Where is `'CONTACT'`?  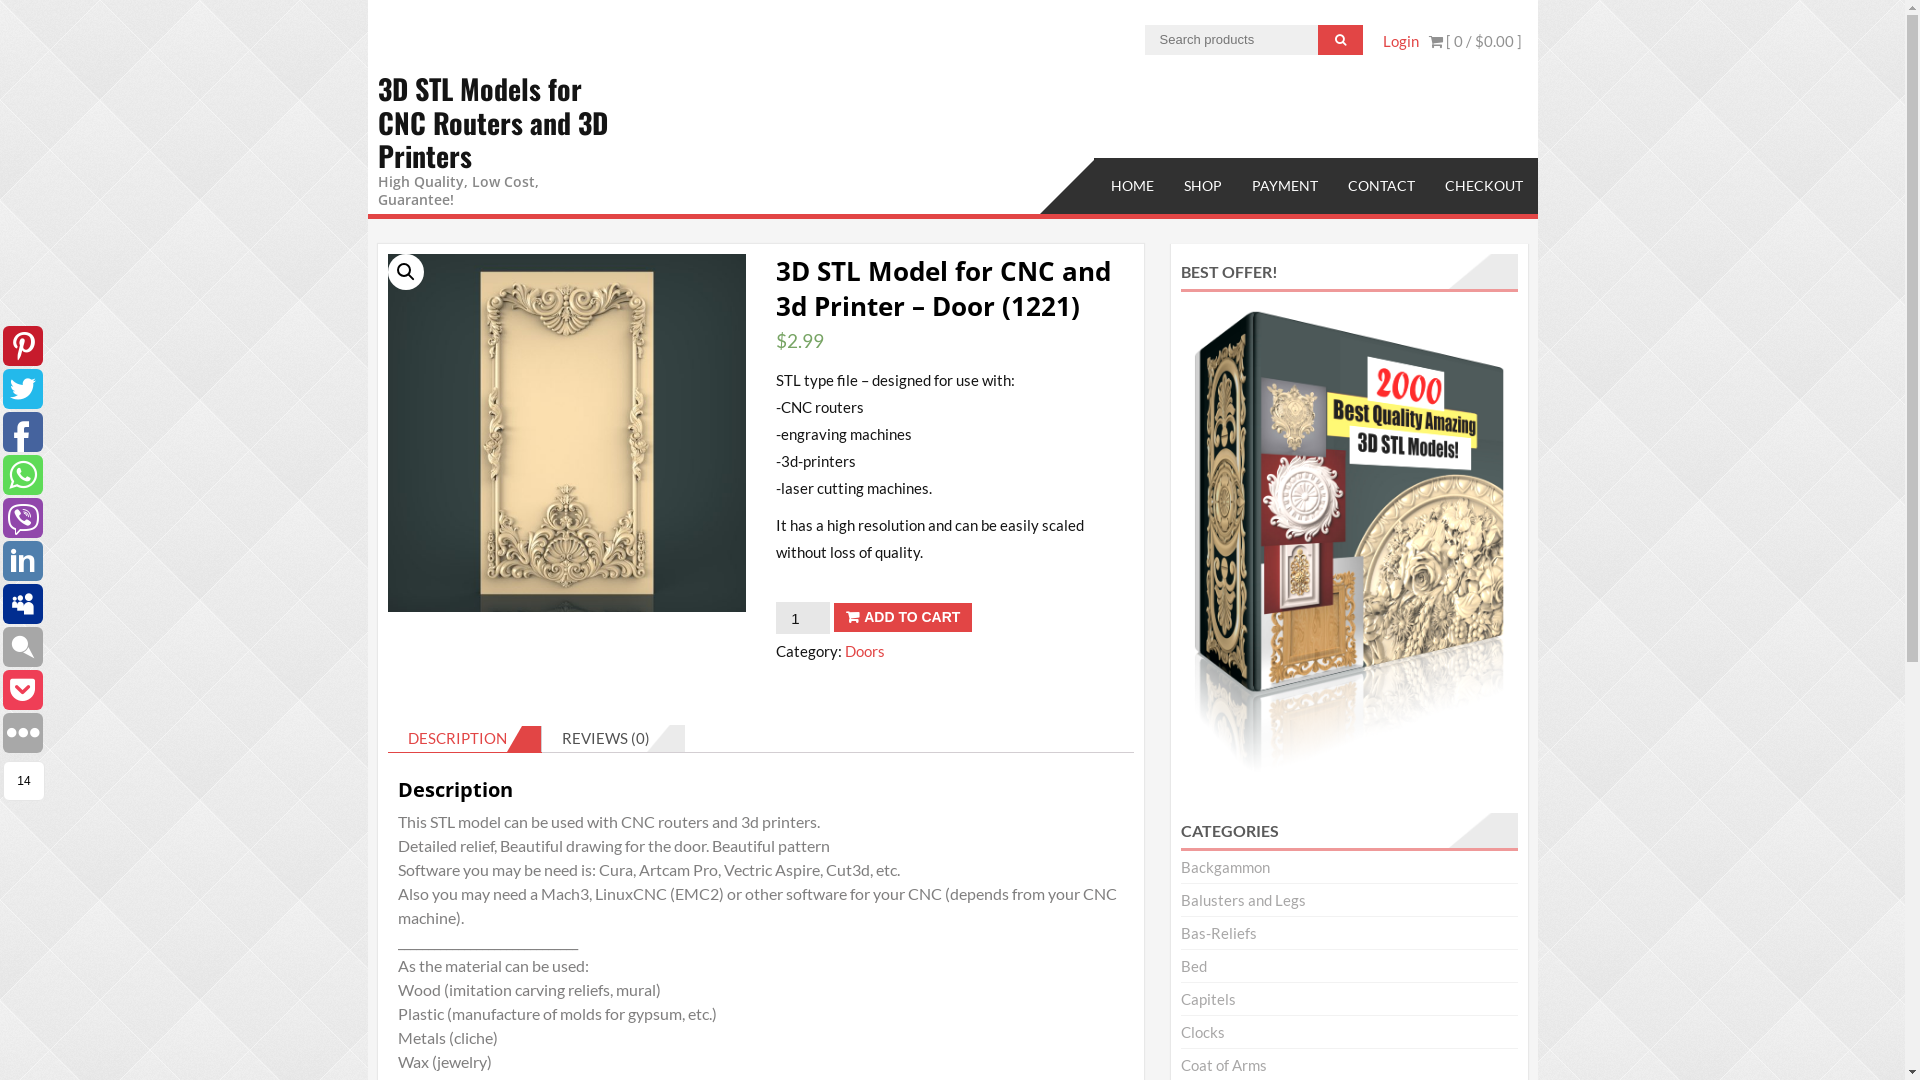
'CONTACT' is located at coordinates (1331, 185).